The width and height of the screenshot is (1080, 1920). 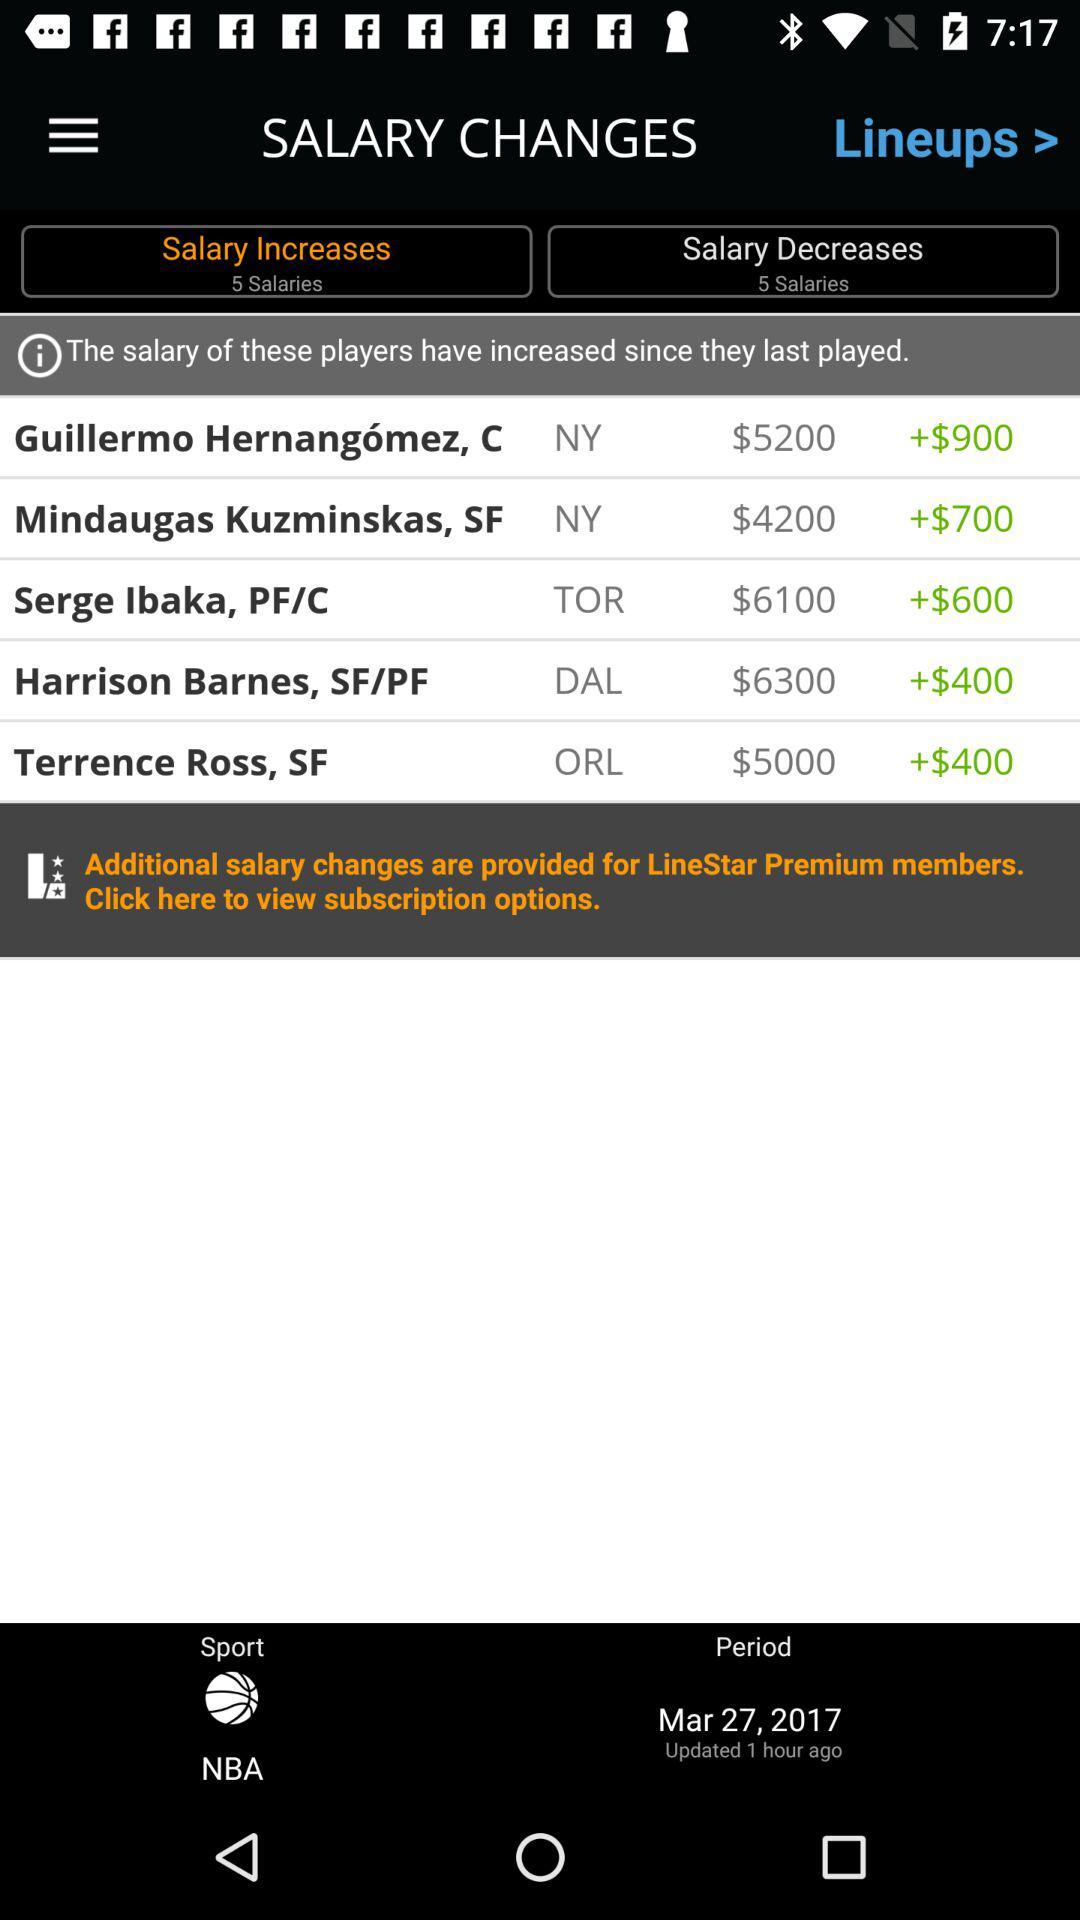 I want to click on the icon to the left of salary changes item, so click(x=72, y=135).